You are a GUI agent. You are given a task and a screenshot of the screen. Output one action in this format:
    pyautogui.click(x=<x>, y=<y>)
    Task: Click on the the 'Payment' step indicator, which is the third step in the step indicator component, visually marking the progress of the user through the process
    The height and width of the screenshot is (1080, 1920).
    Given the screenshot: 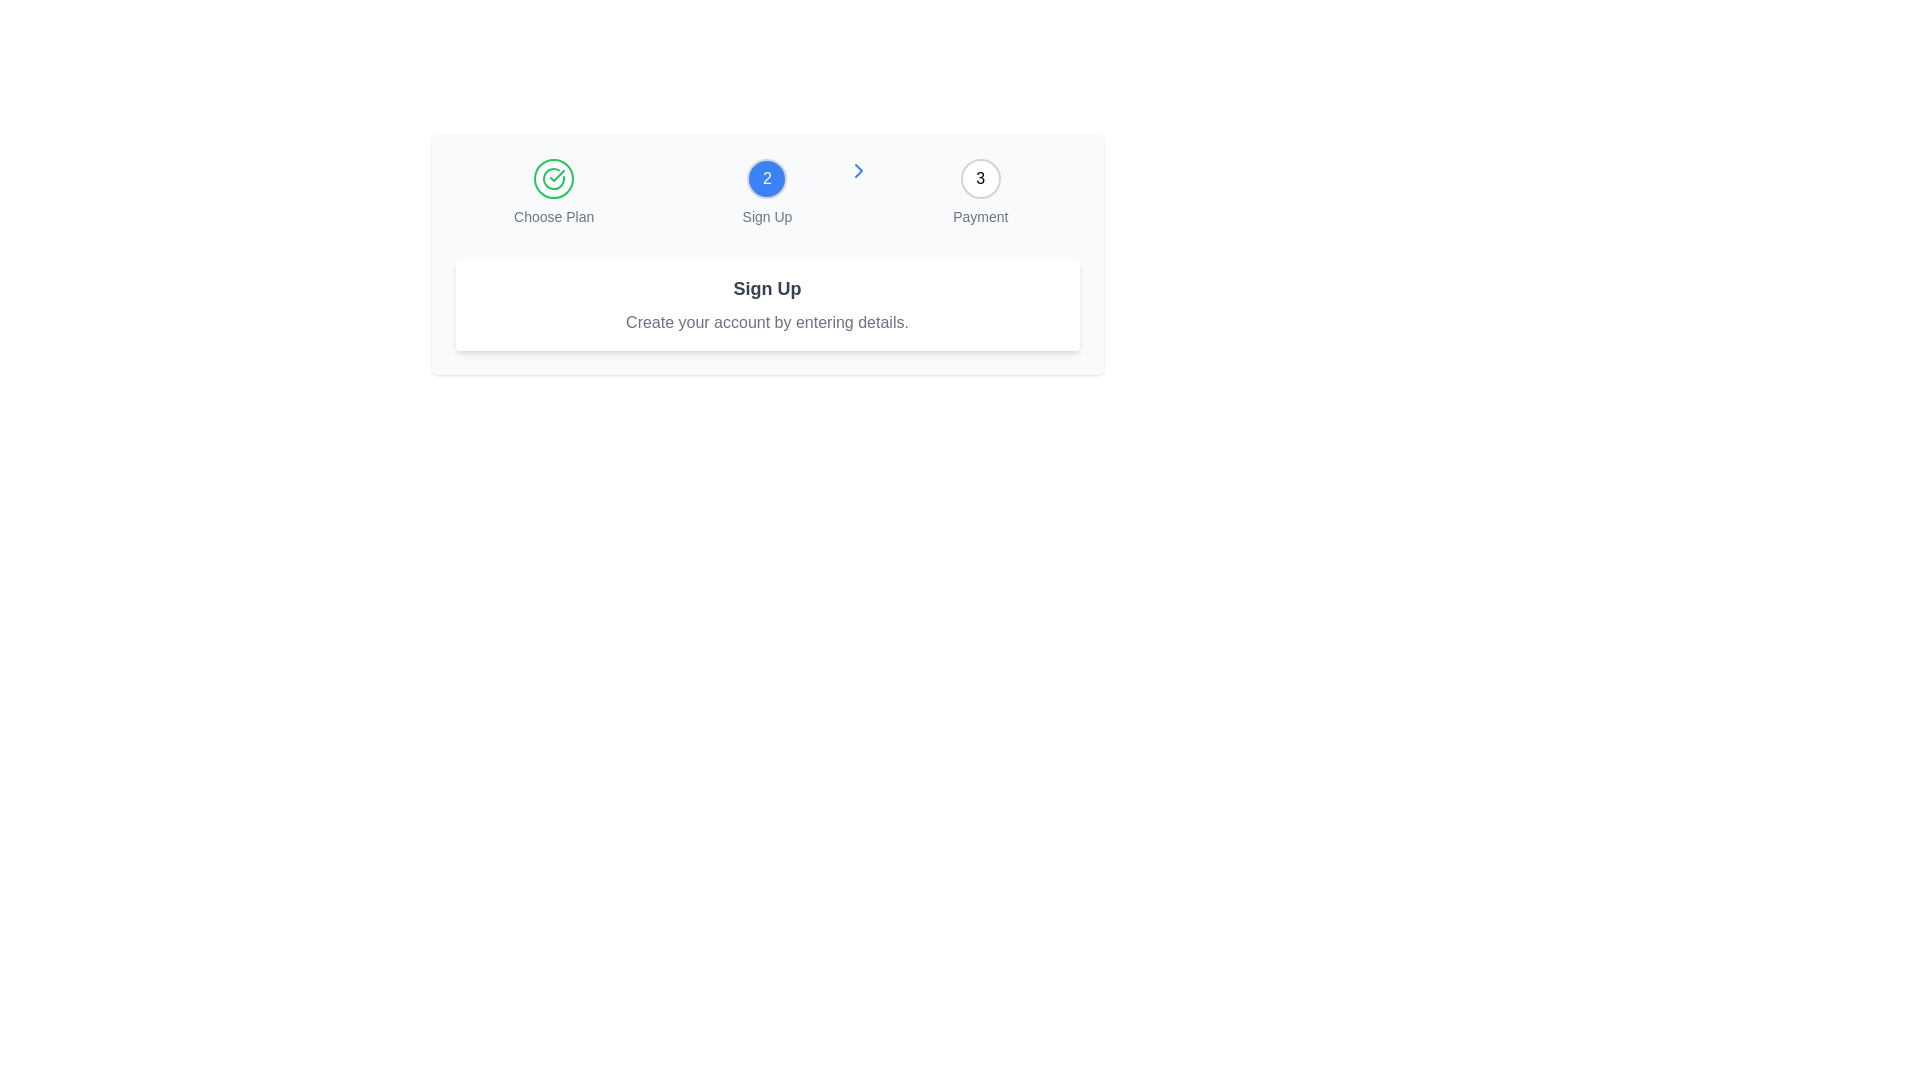 What is the action you would take?
    pyautogui.click(x=980, y=177)
    